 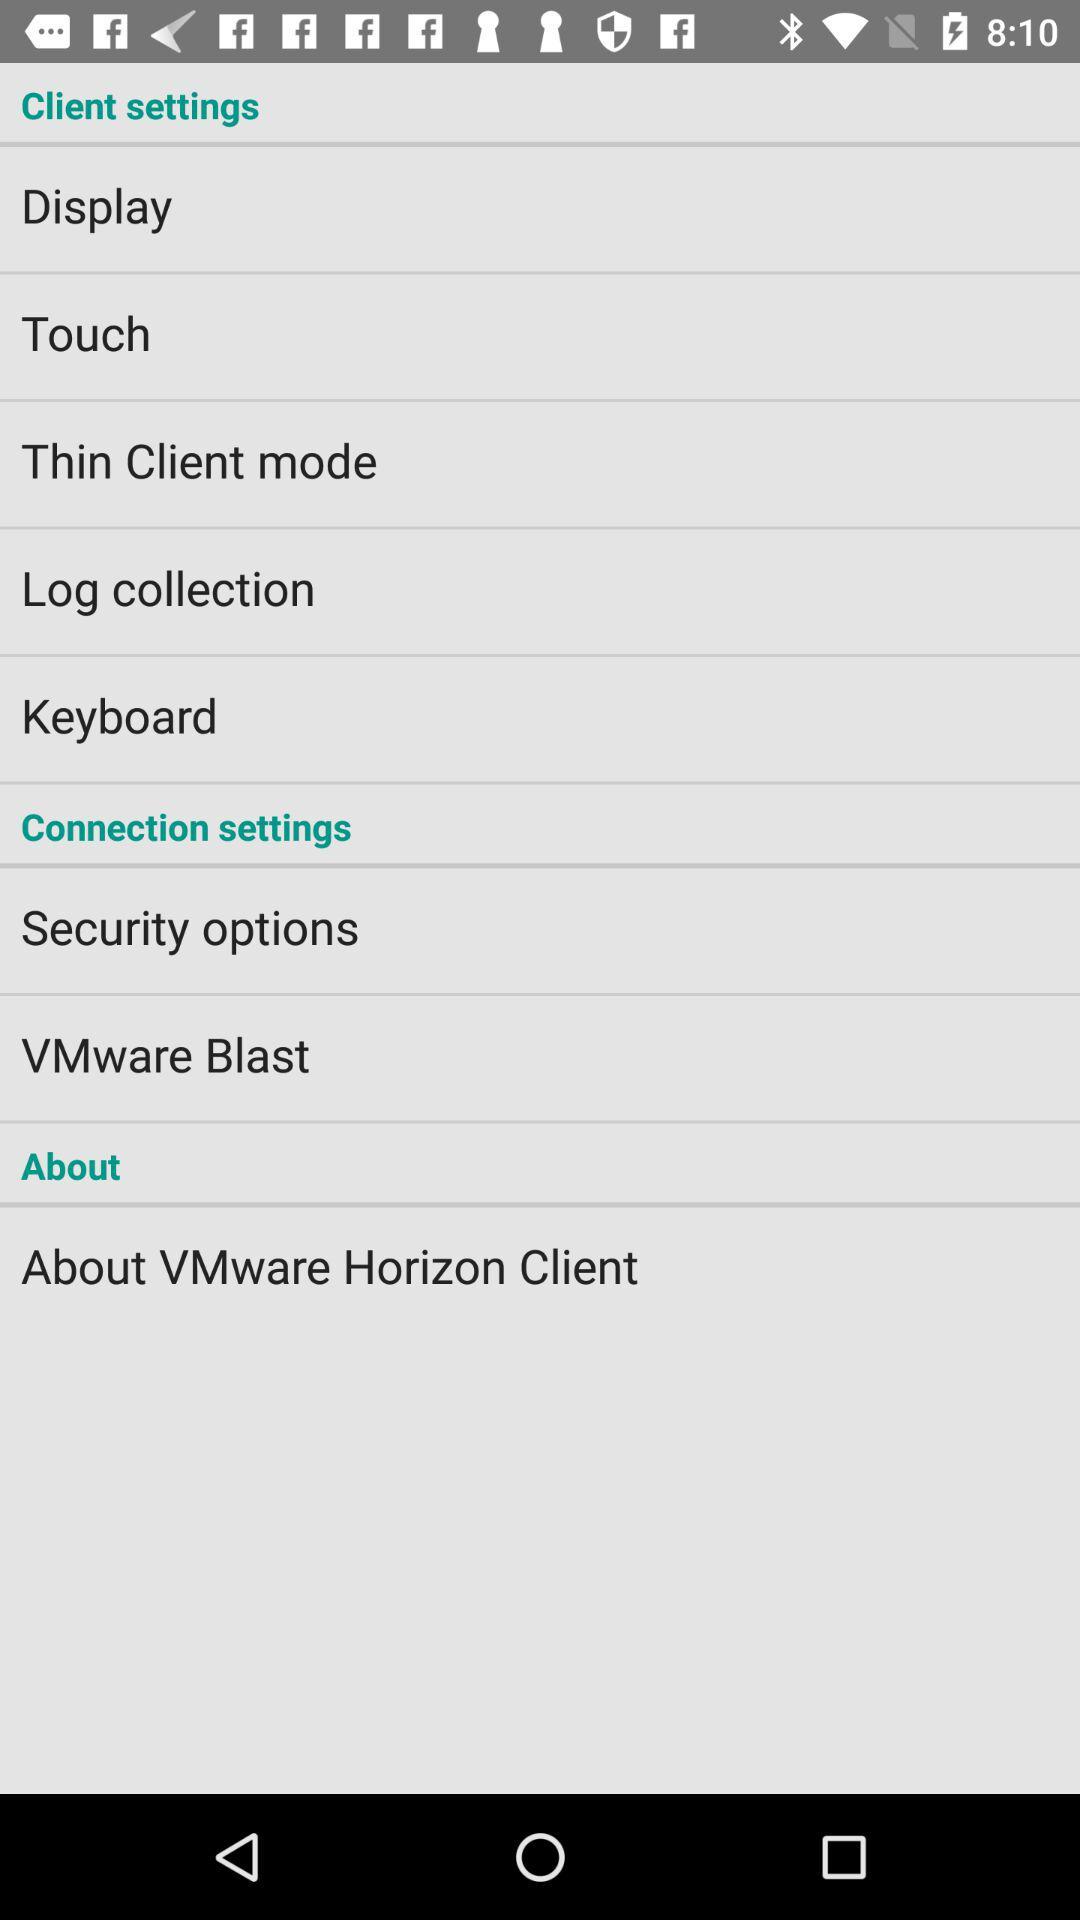 What do you see at coordinates (540, 912) in the screenshot?
I see `the security options icon` at bounding box center [540, 912].